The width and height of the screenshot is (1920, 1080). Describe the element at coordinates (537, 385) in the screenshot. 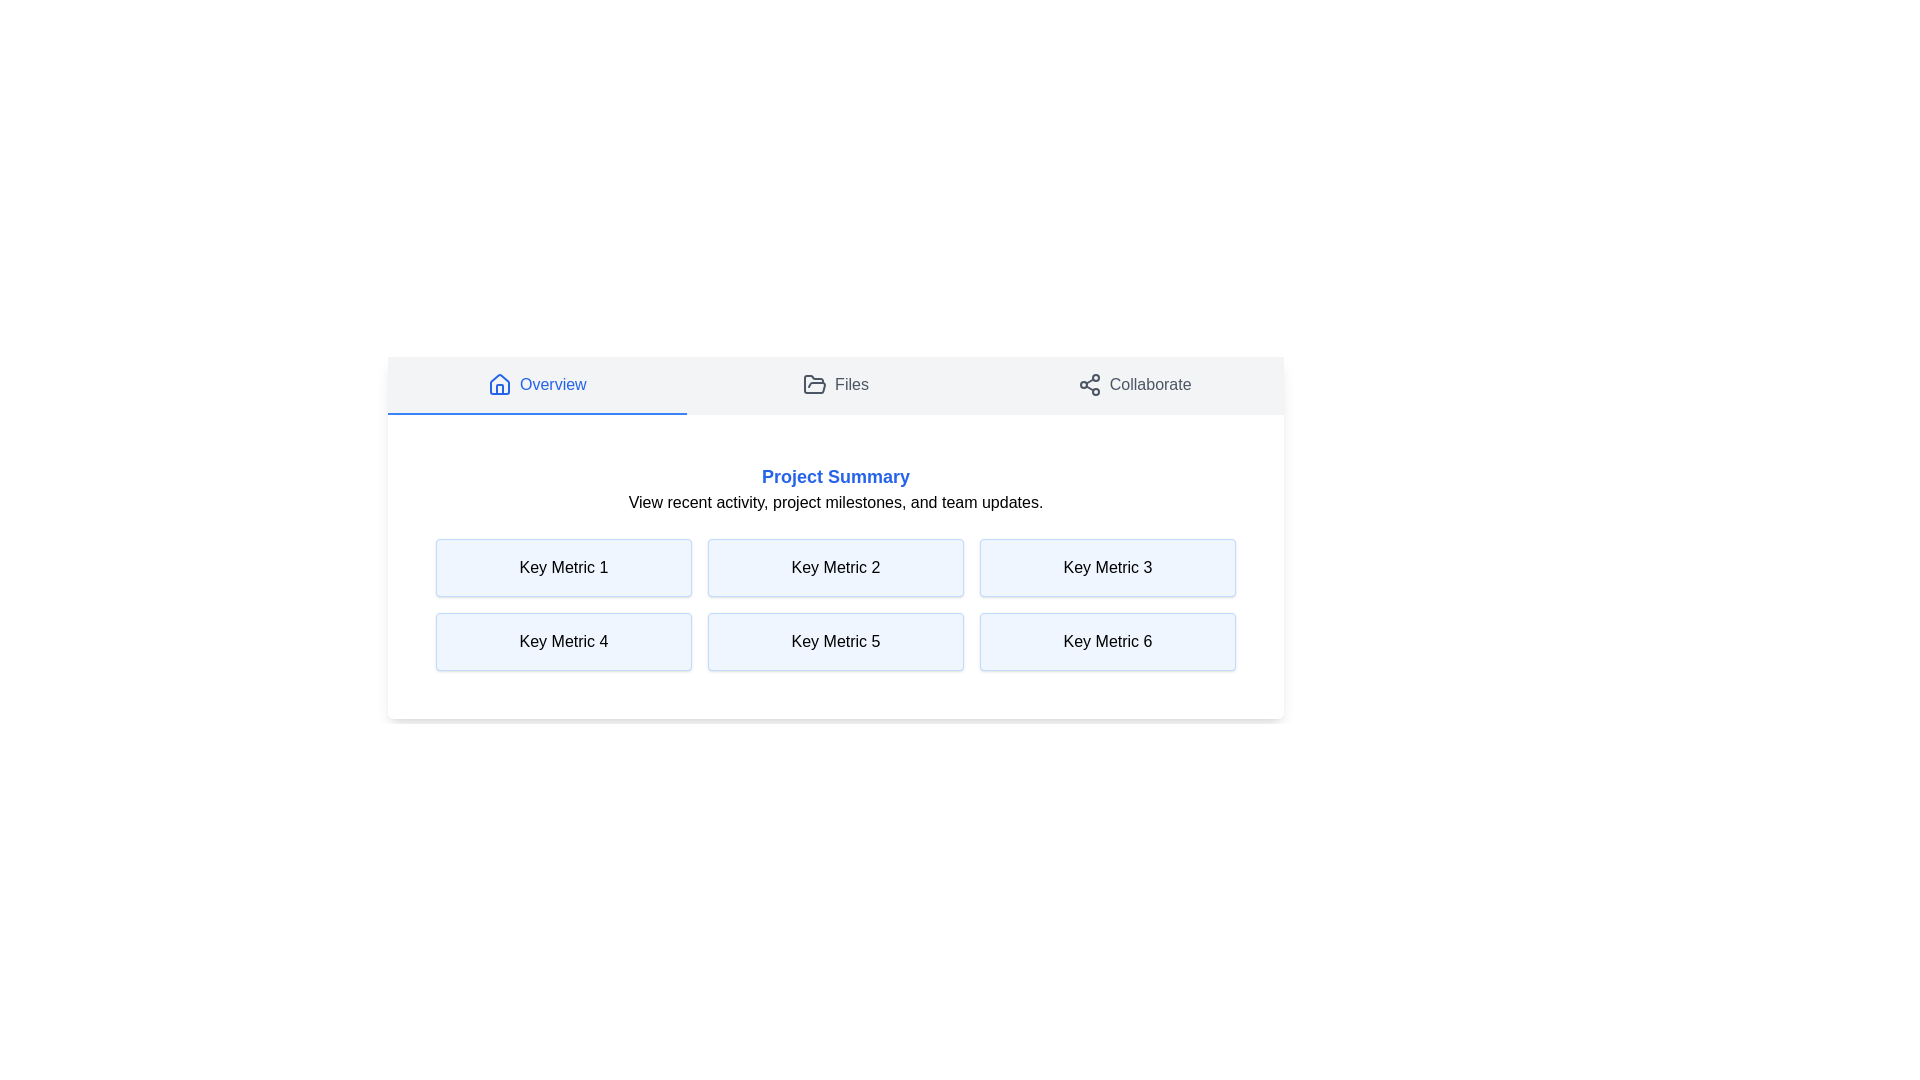

I see `the active 'Overview' navigational tab, which features a blue text label and icon` at that location.